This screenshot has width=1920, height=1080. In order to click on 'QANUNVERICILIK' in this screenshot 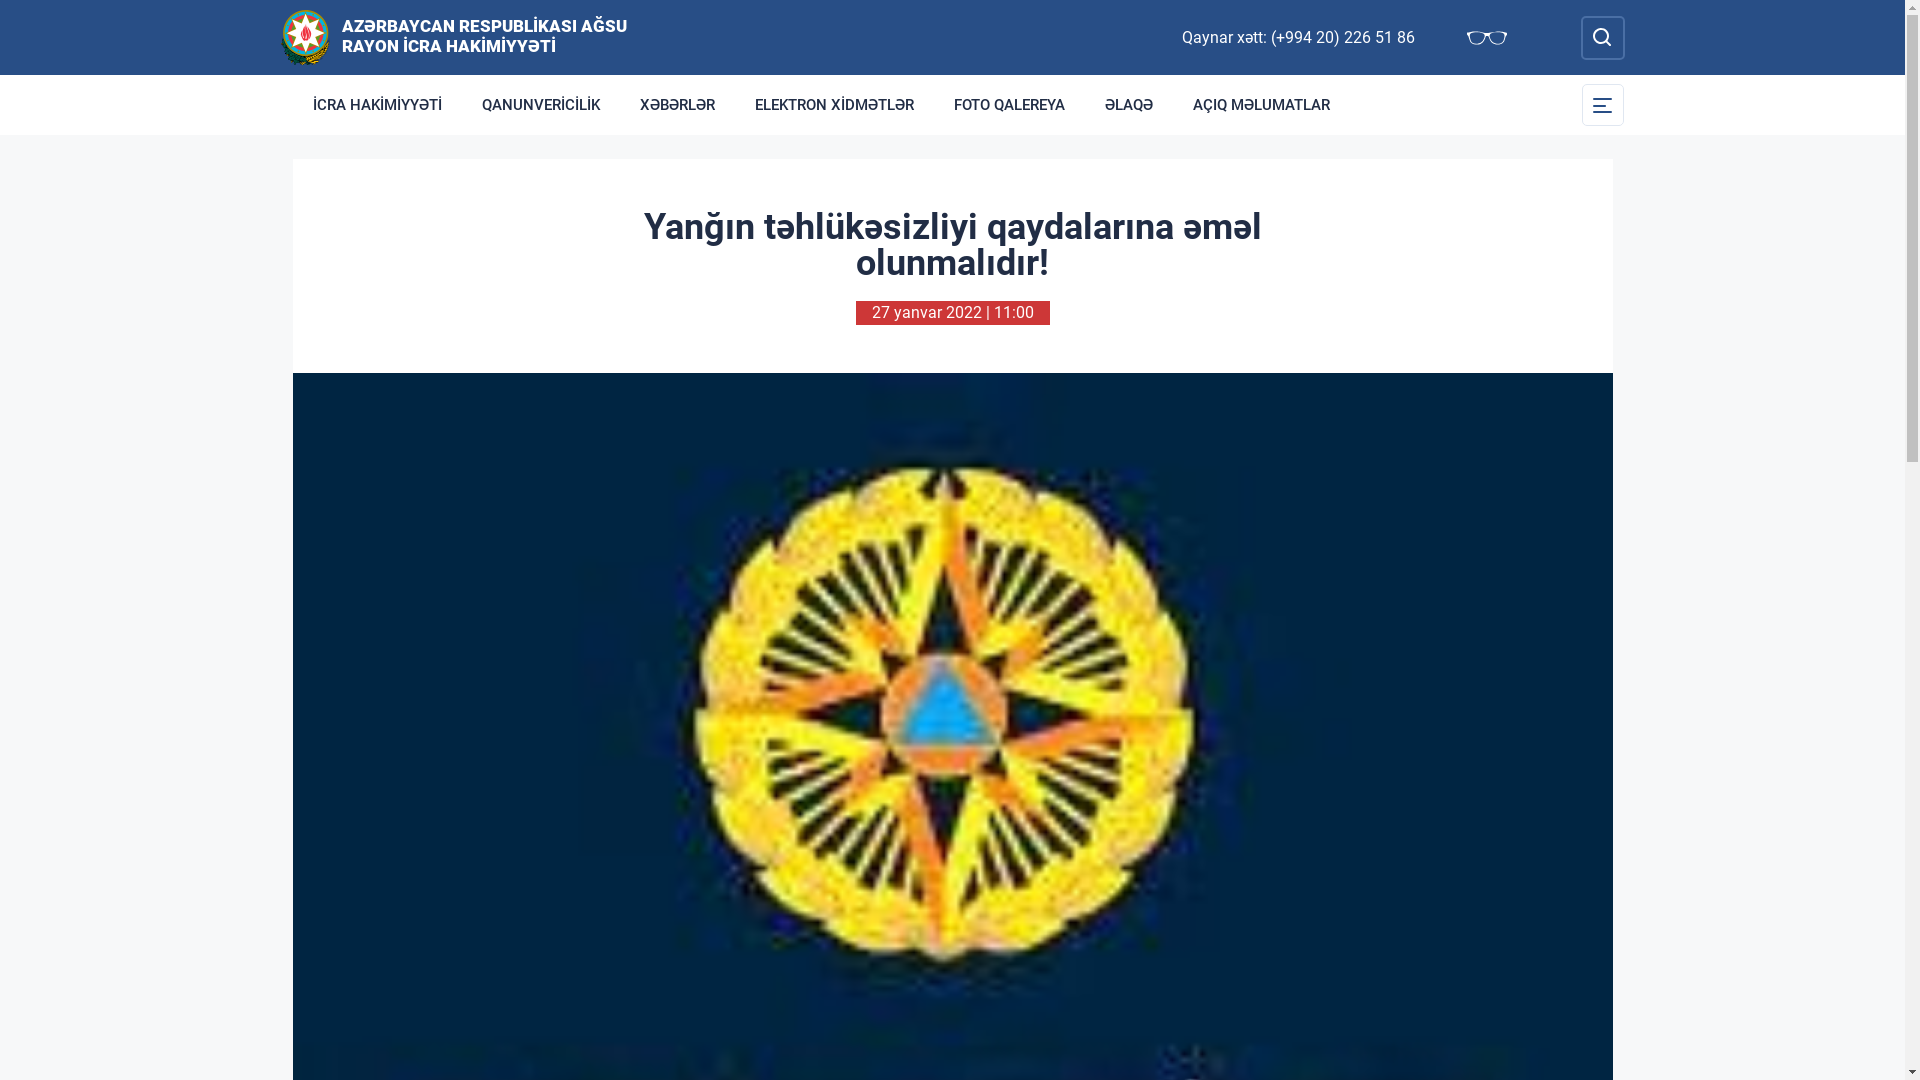, I will do `click(541, 104)`.